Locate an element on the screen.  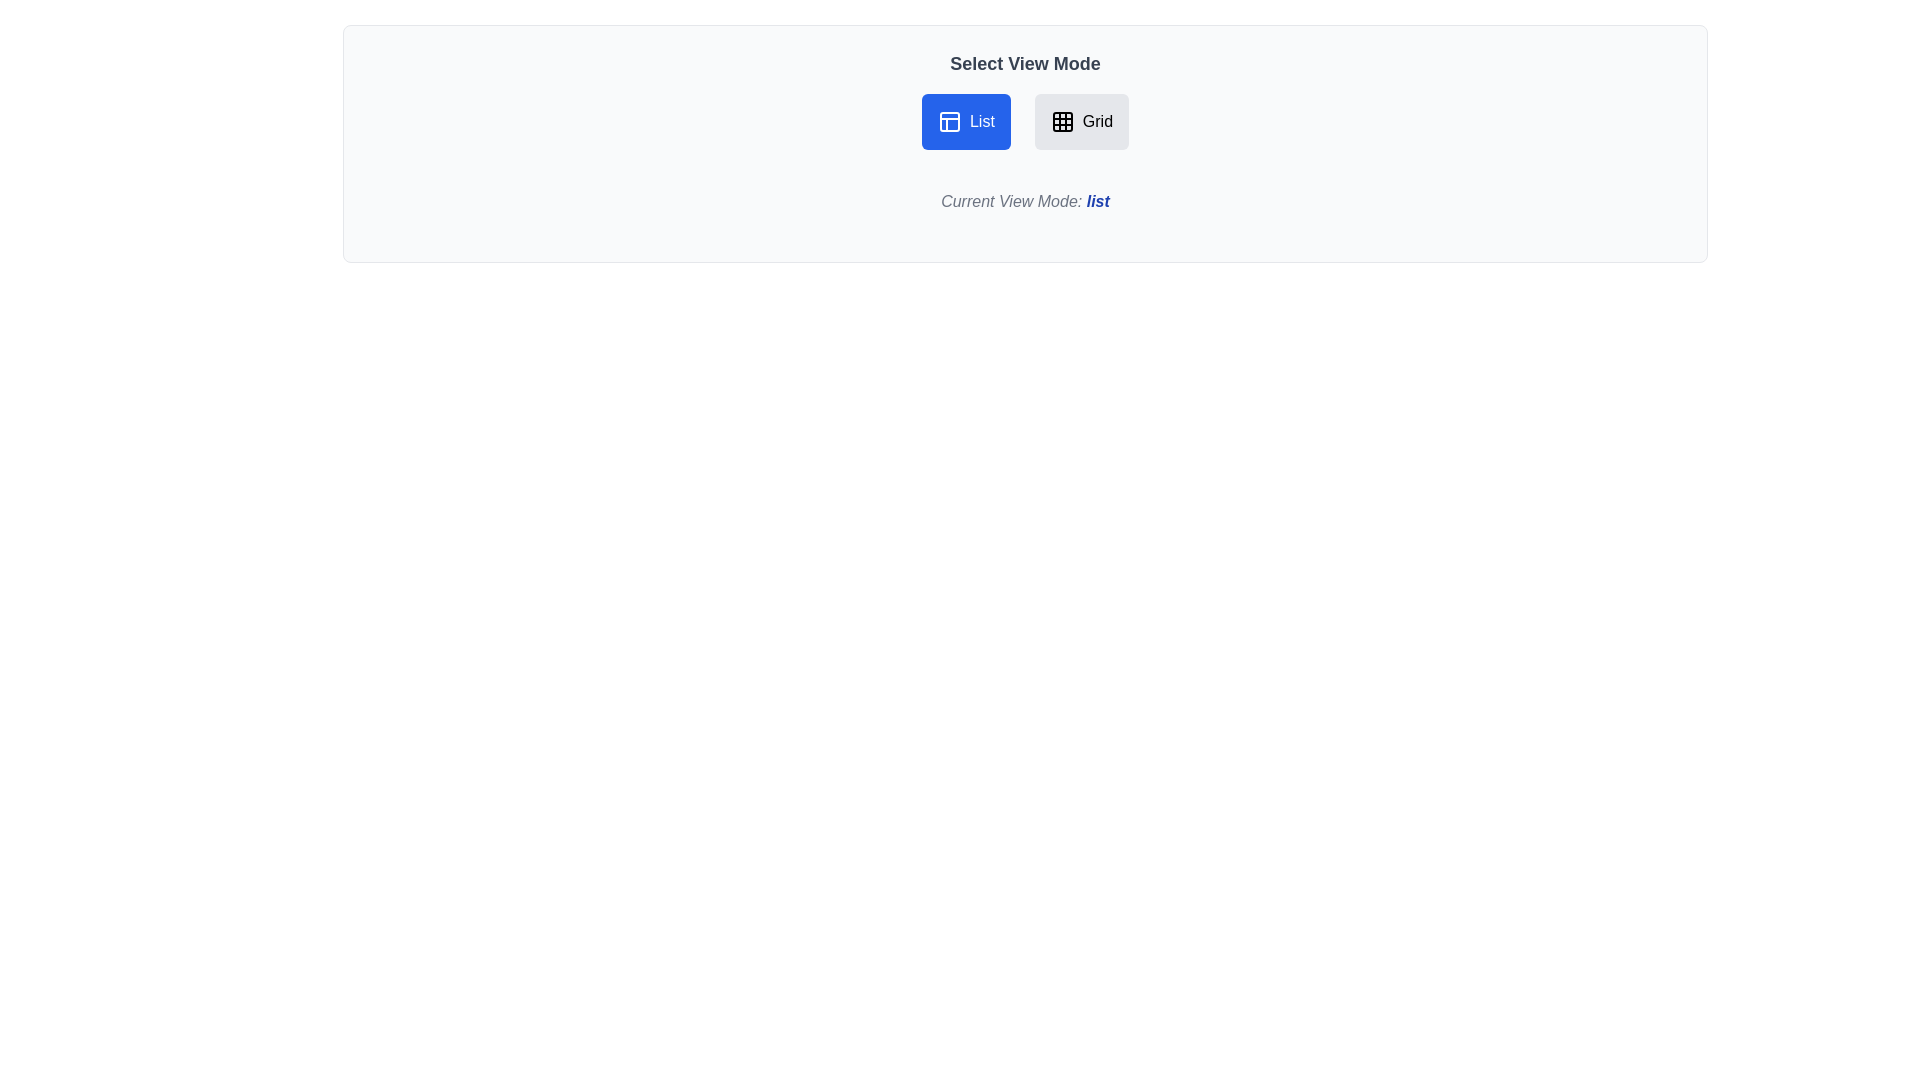
the Grid button to switch the view mode is located at coordinates (1080, 122).